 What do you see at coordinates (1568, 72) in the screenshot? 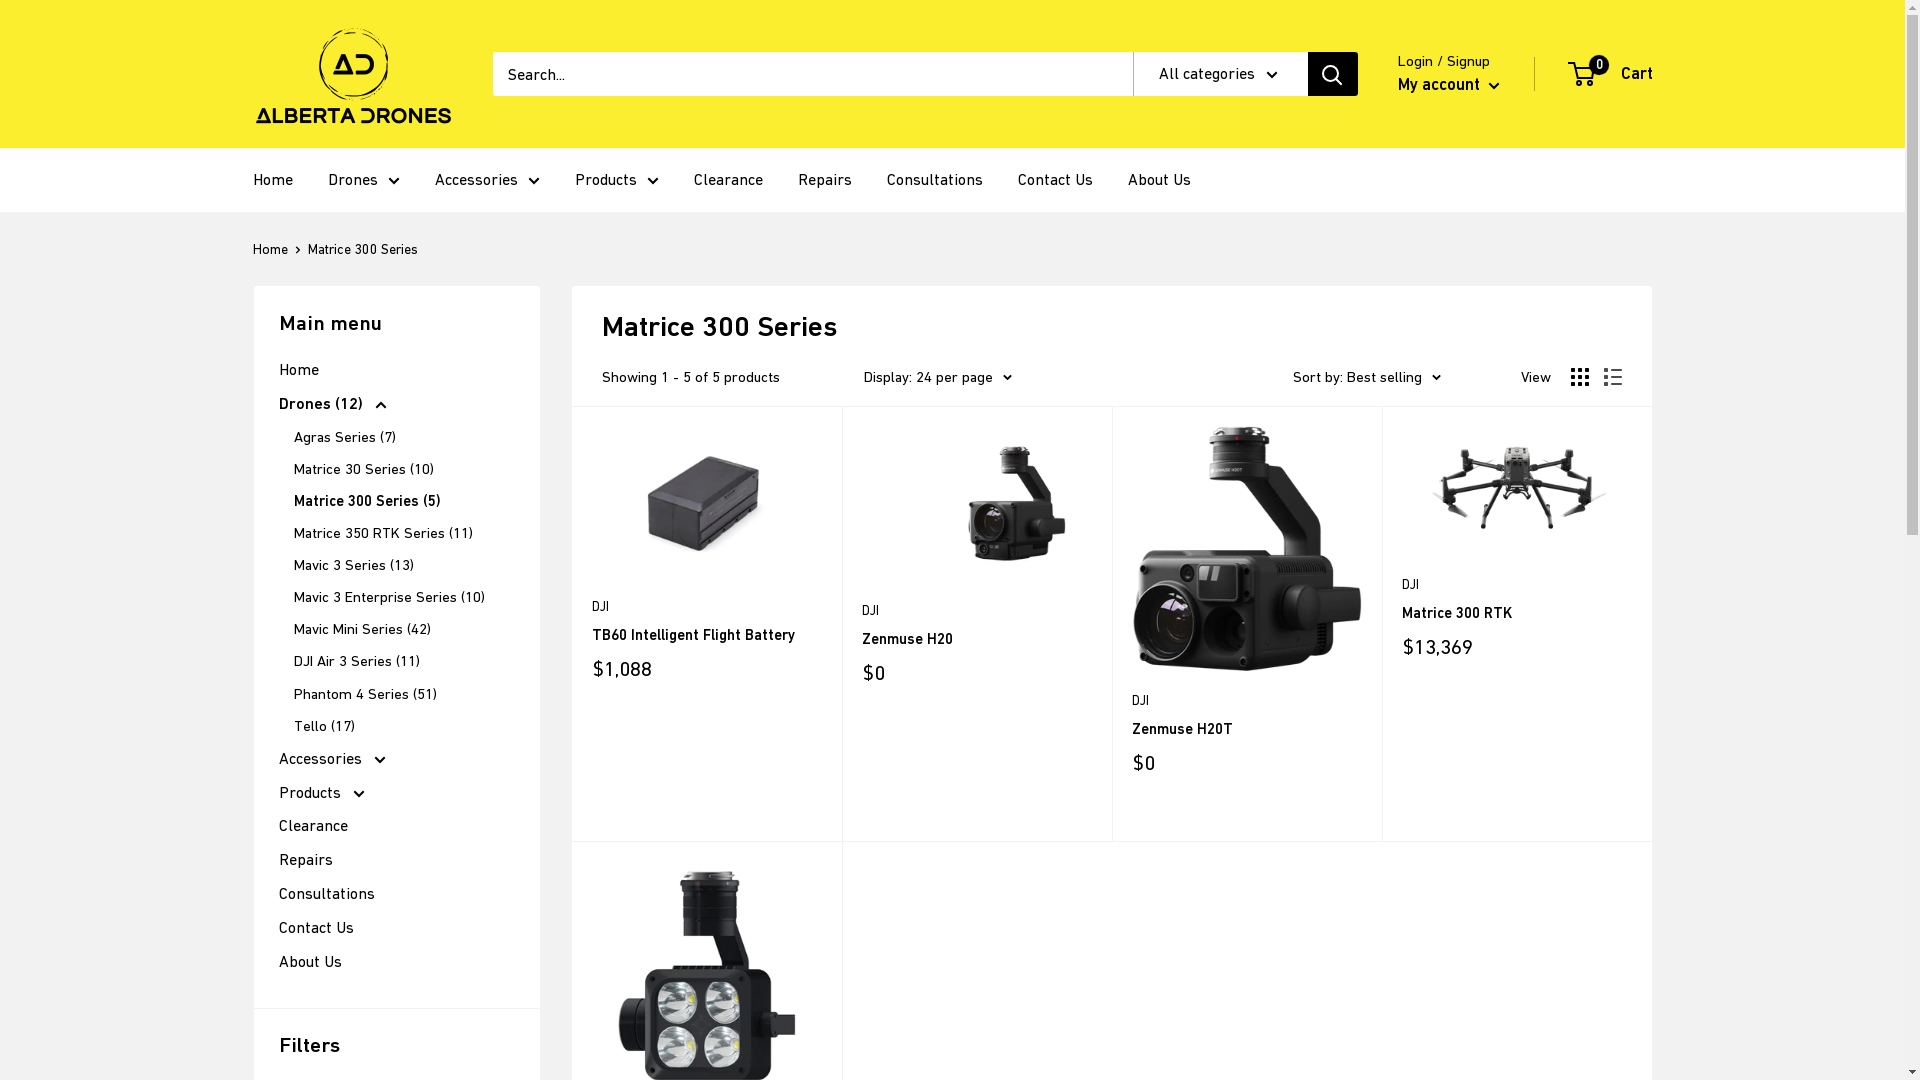
I see `'0` at bounding box center [1568, 72].